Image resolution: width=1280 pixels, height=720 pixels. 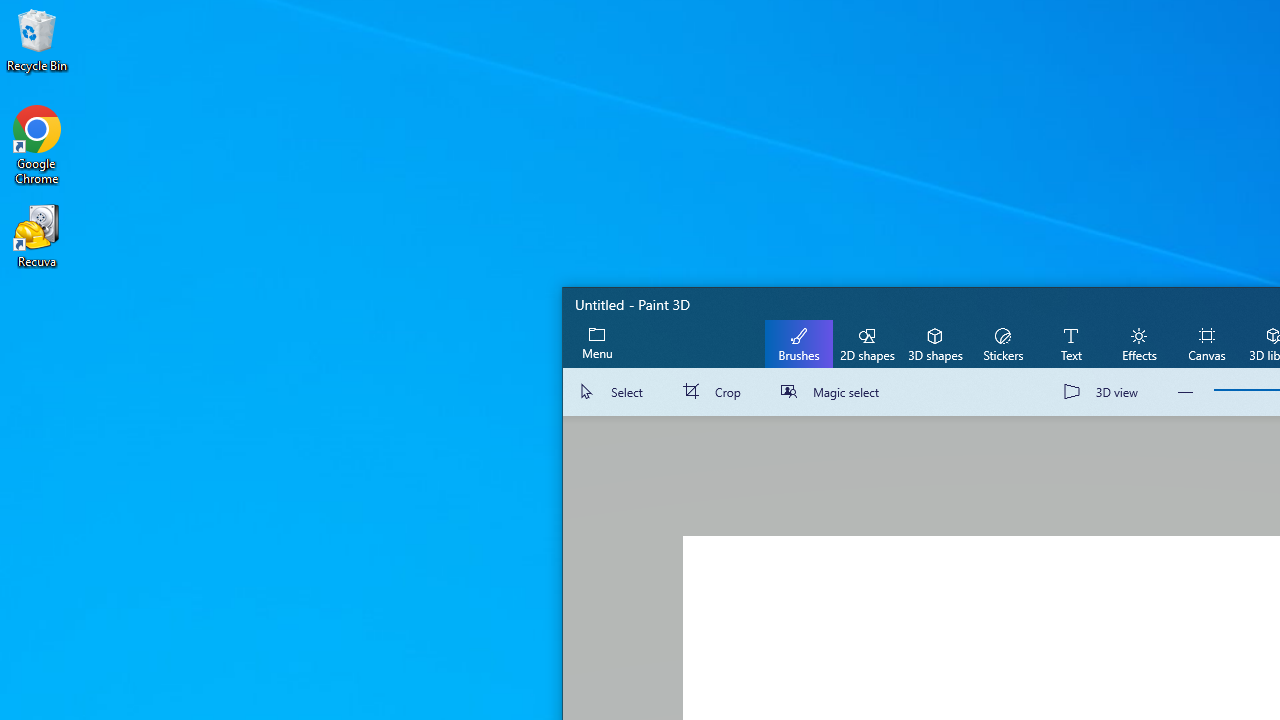 What do you see at coordinates (1104, 392) in the screenshot?
I see `'3D view'` at bounding box center [1104, 392].